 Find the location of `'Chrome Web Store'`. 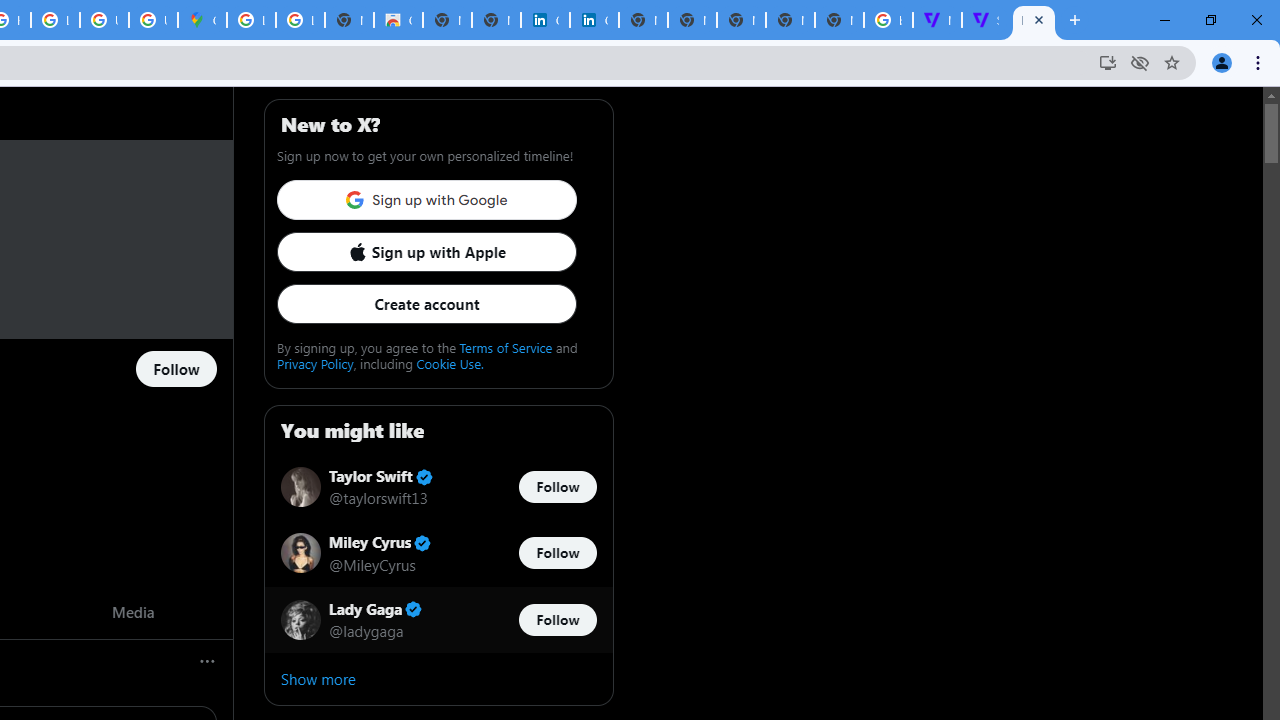

'Chrome Web Store' is located at coordinates (398, 20).